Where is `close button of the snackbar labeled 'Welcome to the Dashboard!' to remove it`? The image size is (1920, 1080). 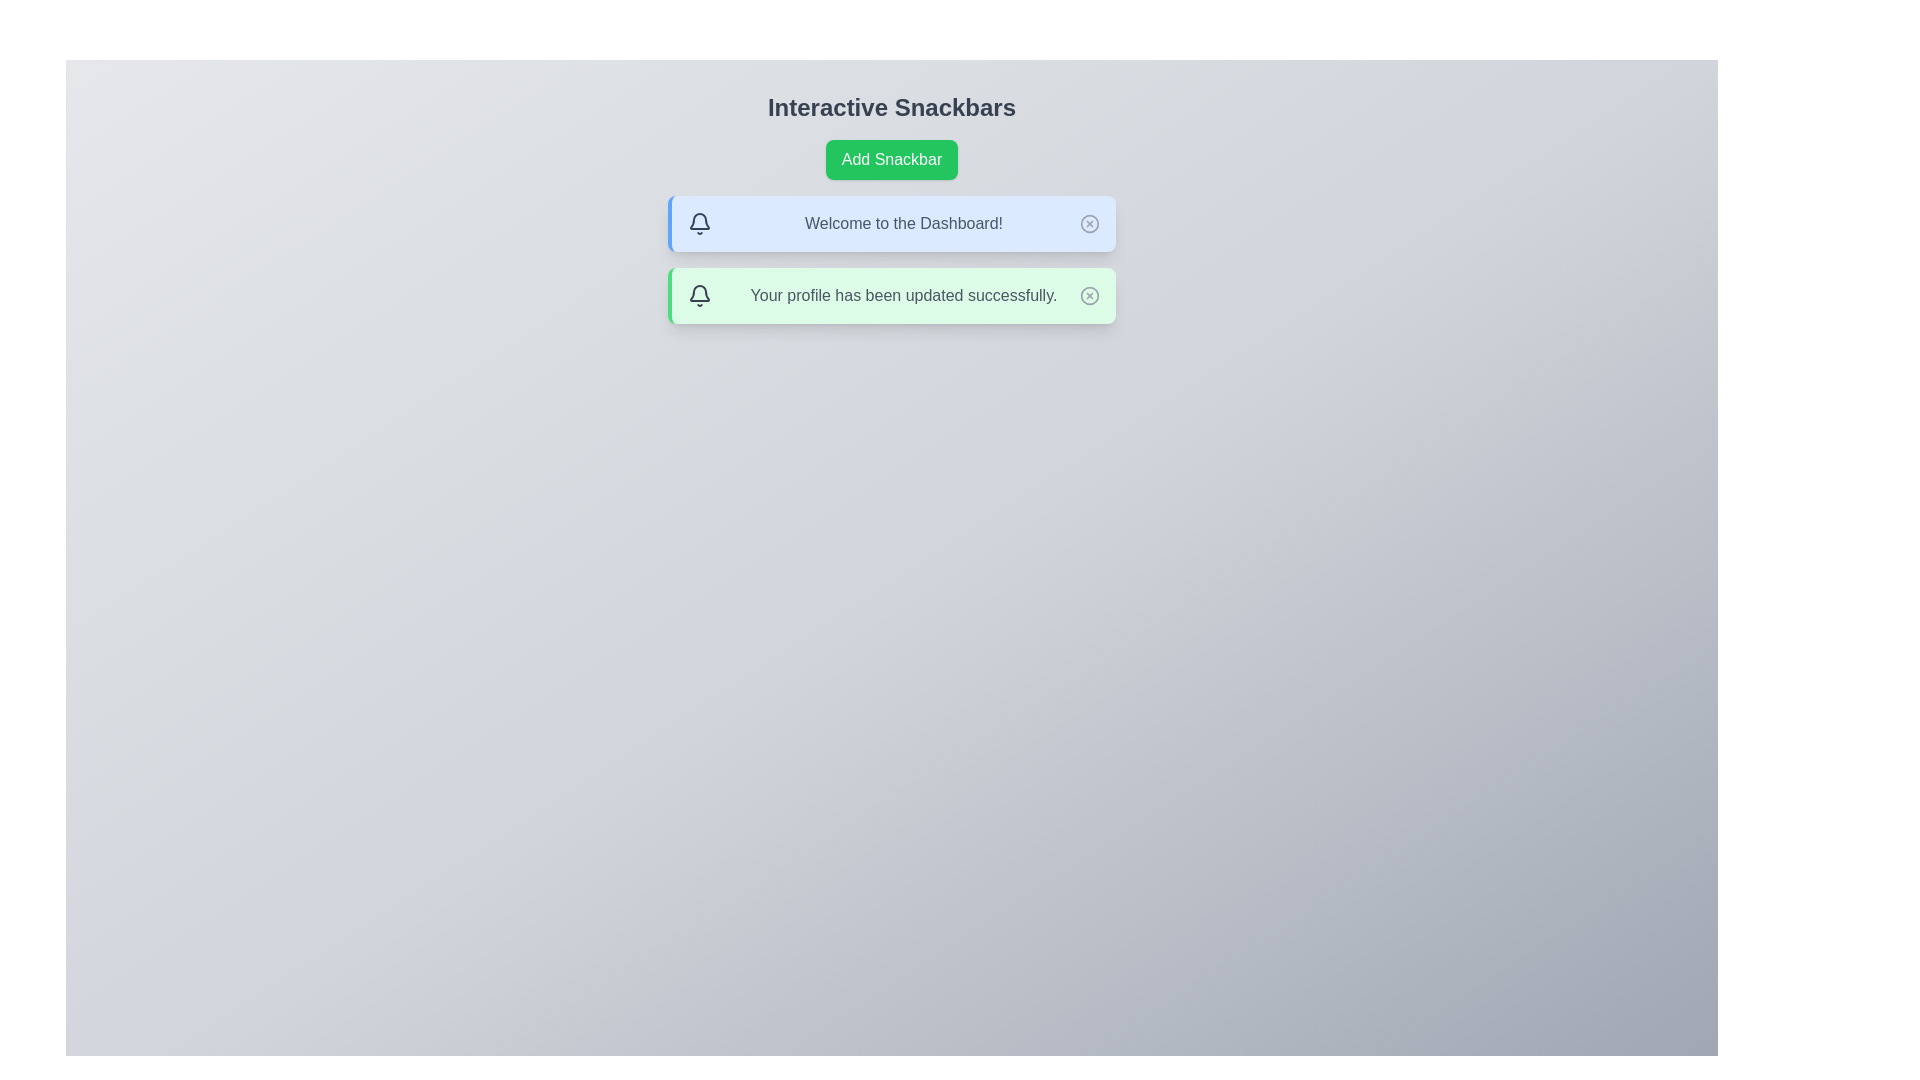
close button of the snackbar labeled 'Welcome to the Dashboard!' to remove it is located at coordinates (1088, 223).